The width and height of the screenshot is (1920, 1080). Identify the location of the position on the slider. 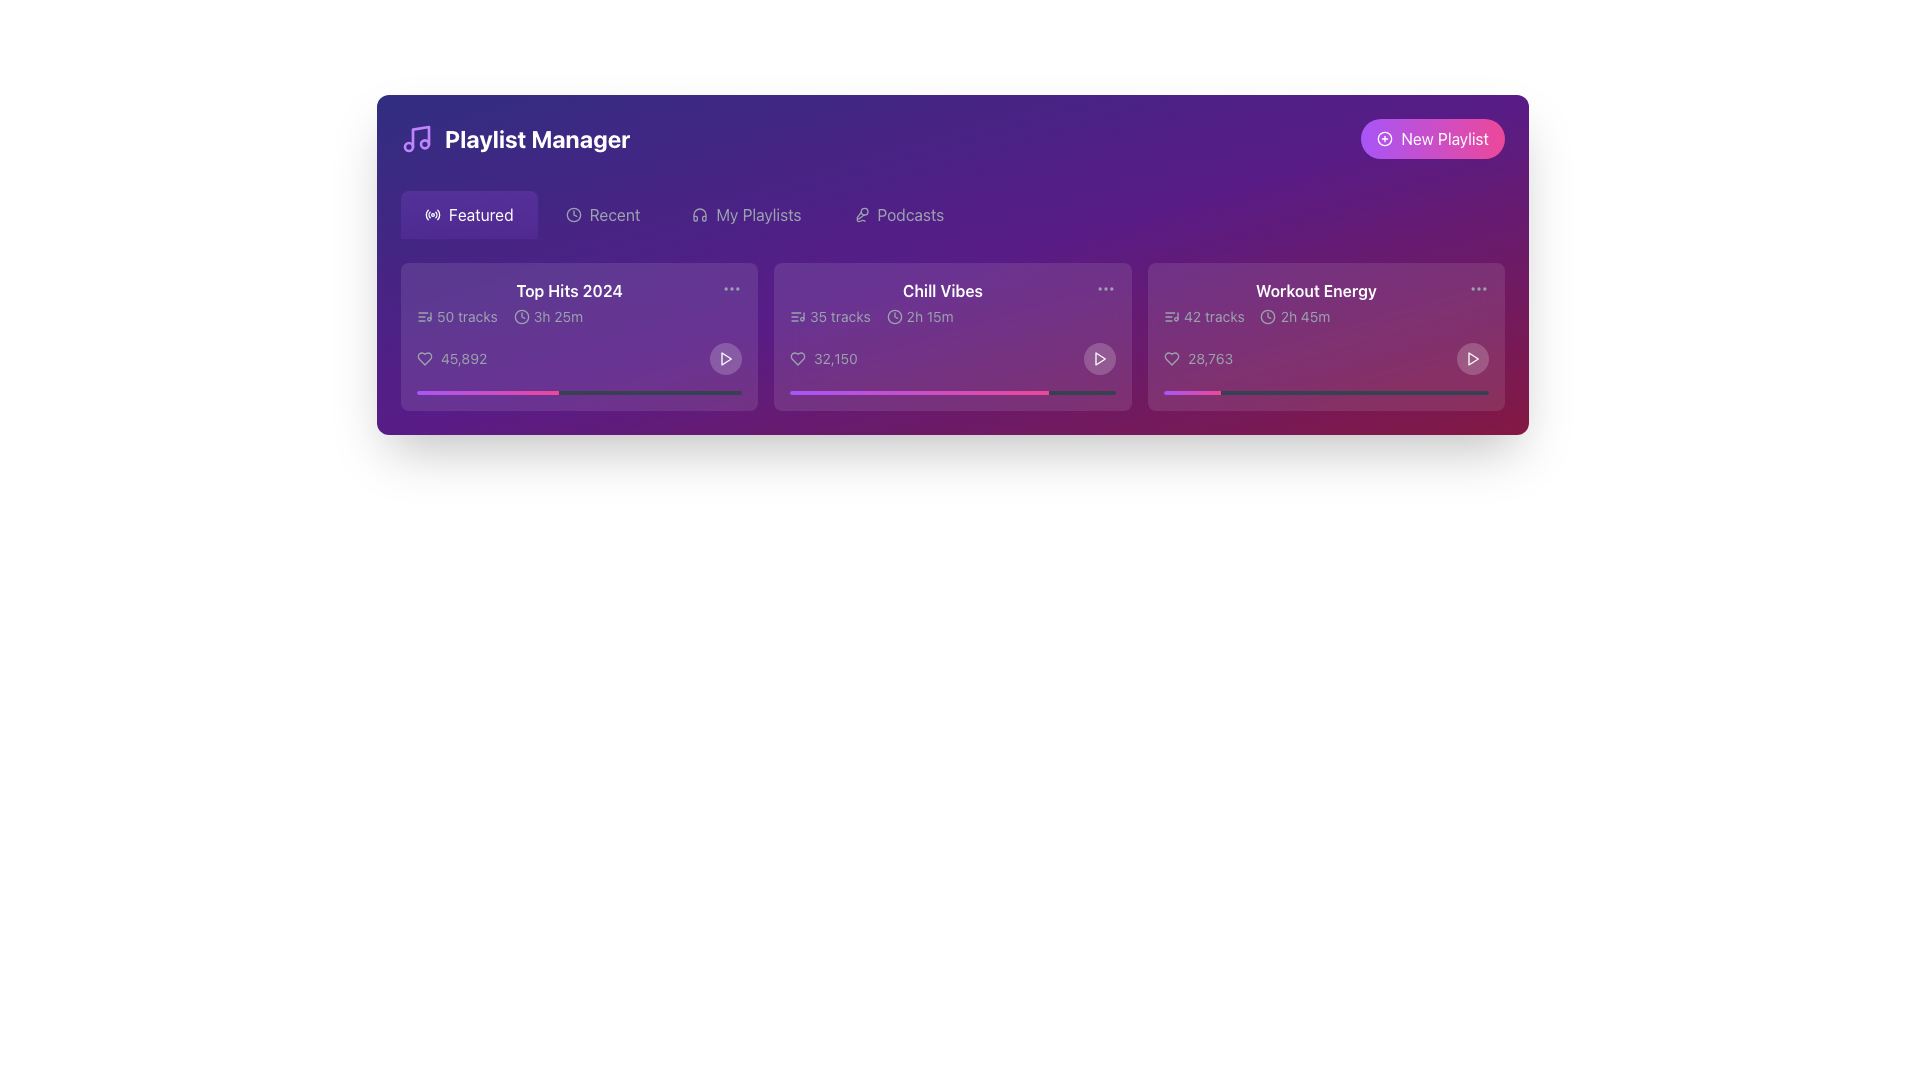
(921, 393).